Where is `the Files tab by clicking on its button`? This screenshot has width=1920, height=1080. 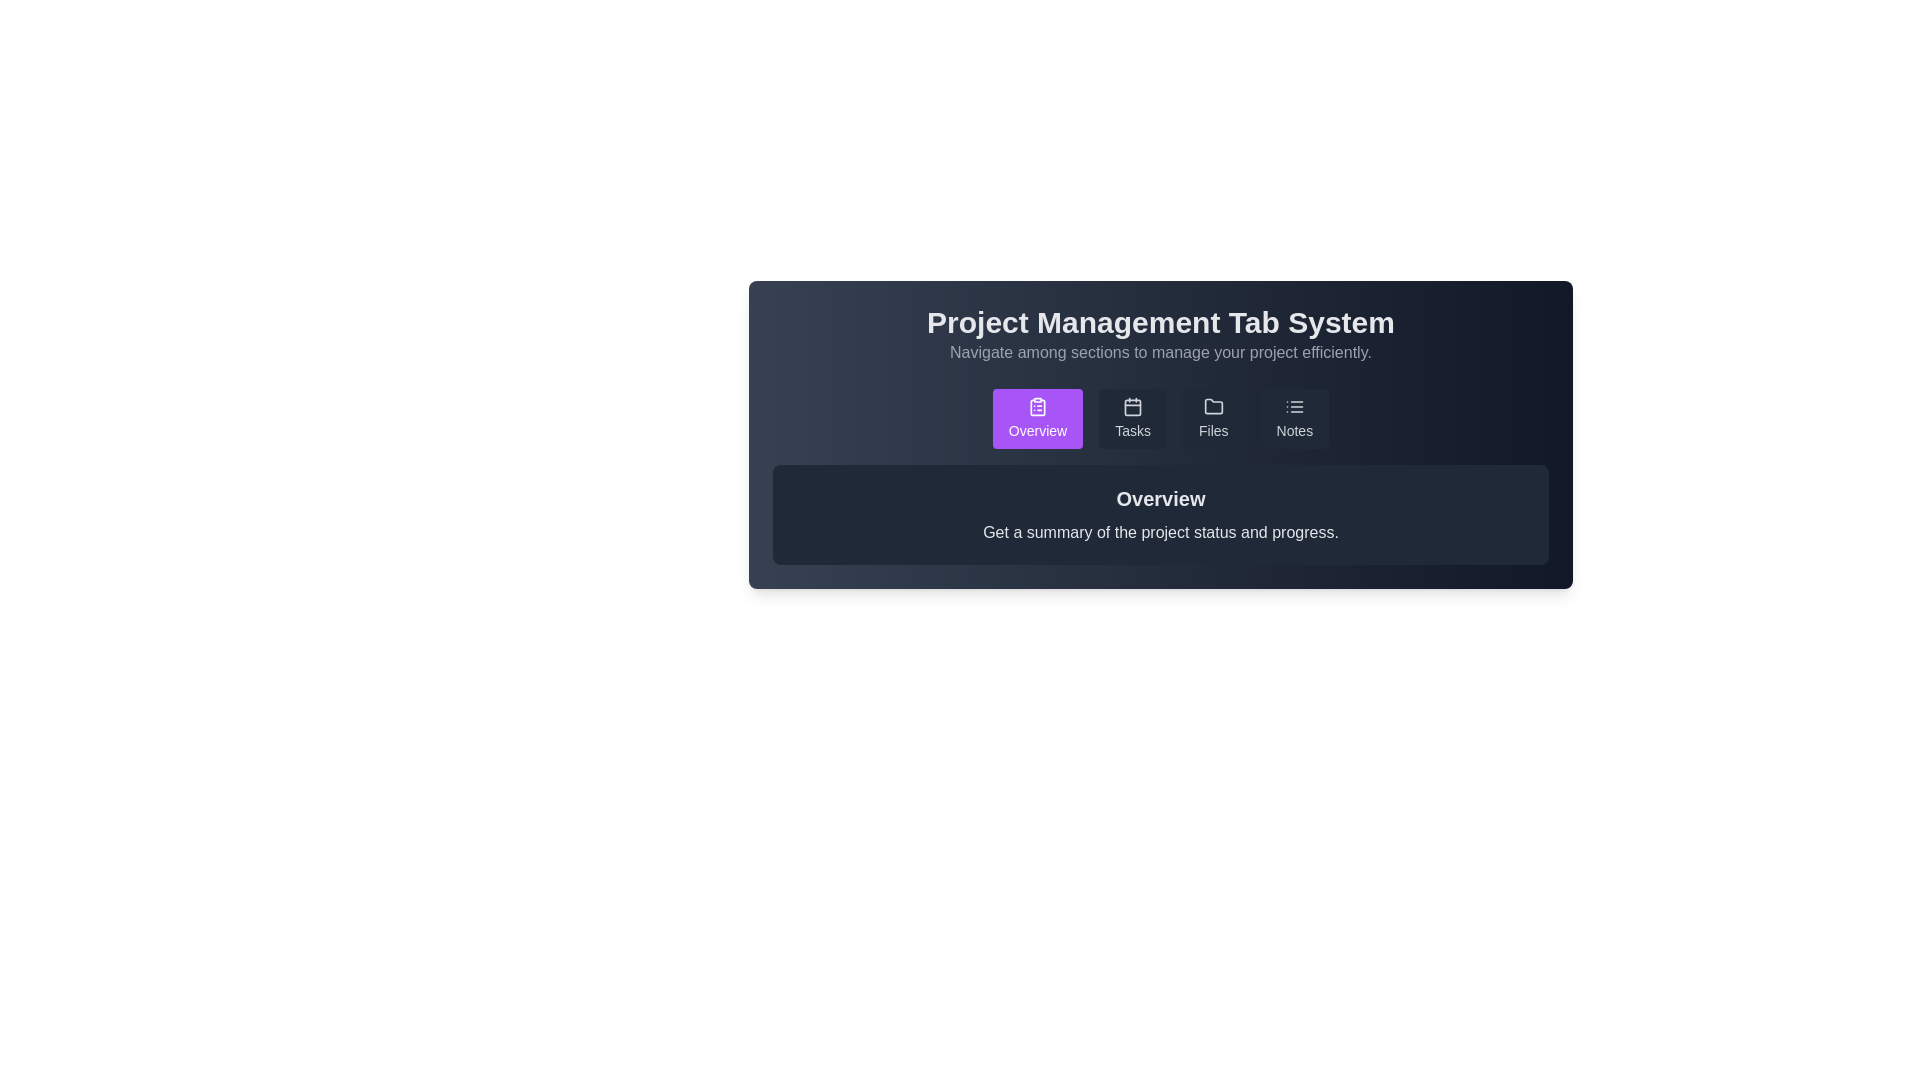 the Files tab by clicking on its button is located at coordinates (1212, 418).